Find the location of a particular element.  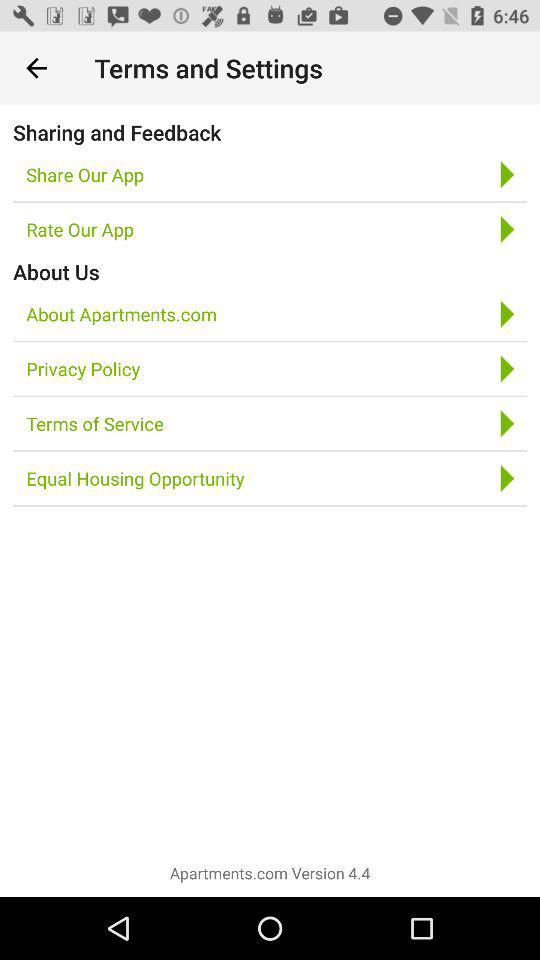

the icon above terms of service icon is located at coordinates (82, 368).